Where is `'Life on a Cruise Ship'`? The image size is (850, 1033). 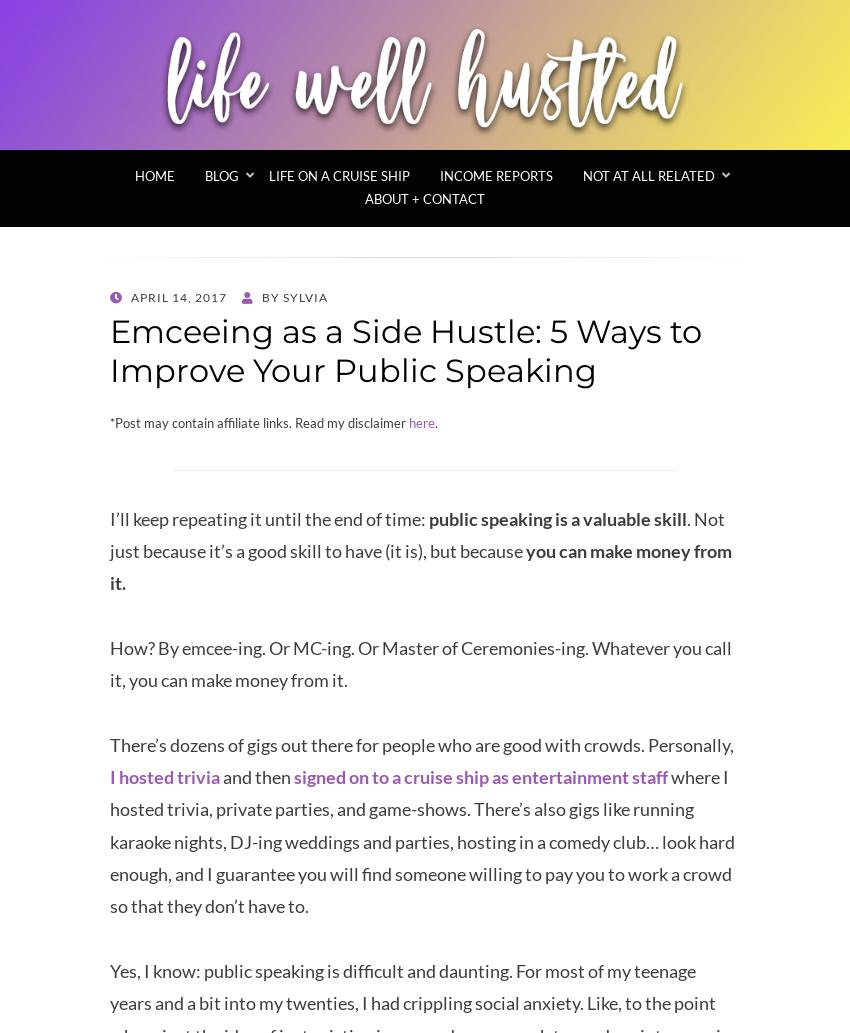
'Life on a Cruise Ship' is located at coordinates (268, 175).